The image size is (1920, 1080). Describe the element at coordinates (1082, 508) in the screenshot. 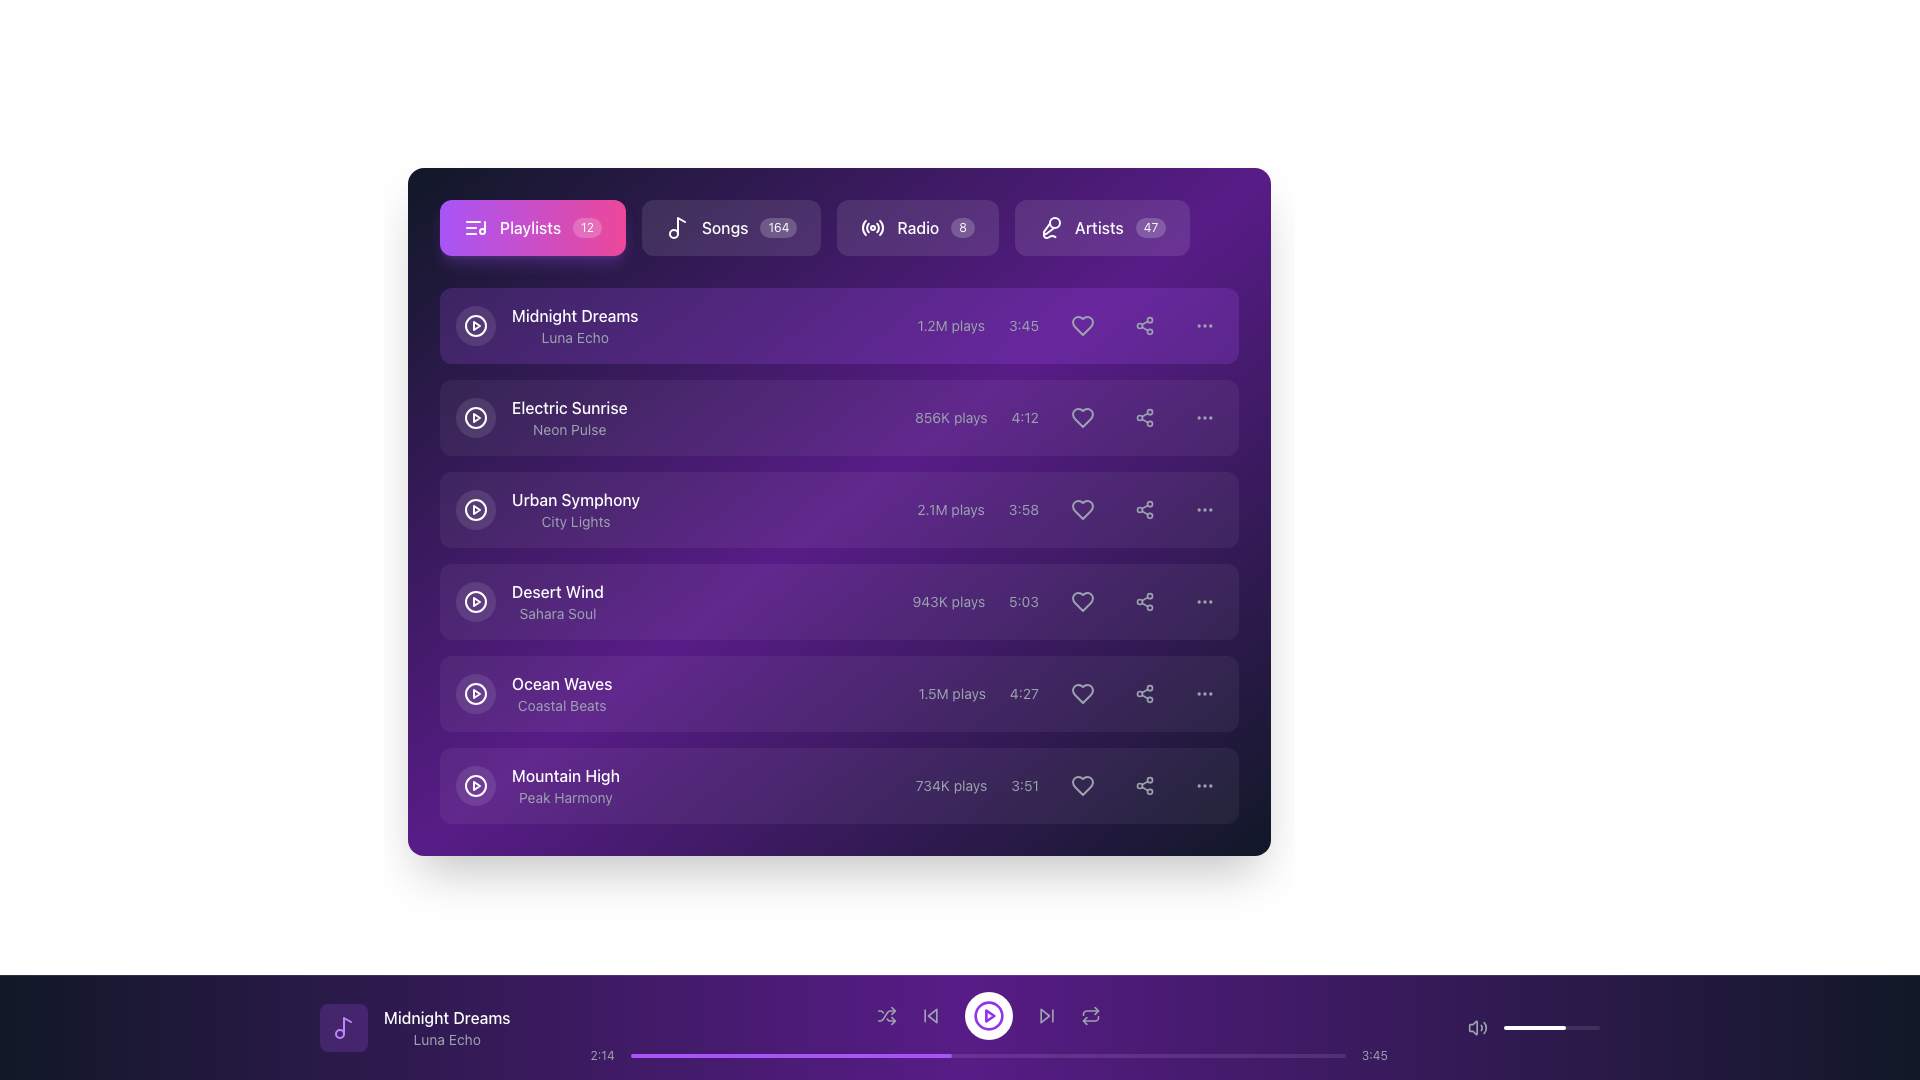

I see `the 'like' button located in the third row of the list, next to the duration '3:58' and to the left of the share icon to mark the item as liked` at that location.